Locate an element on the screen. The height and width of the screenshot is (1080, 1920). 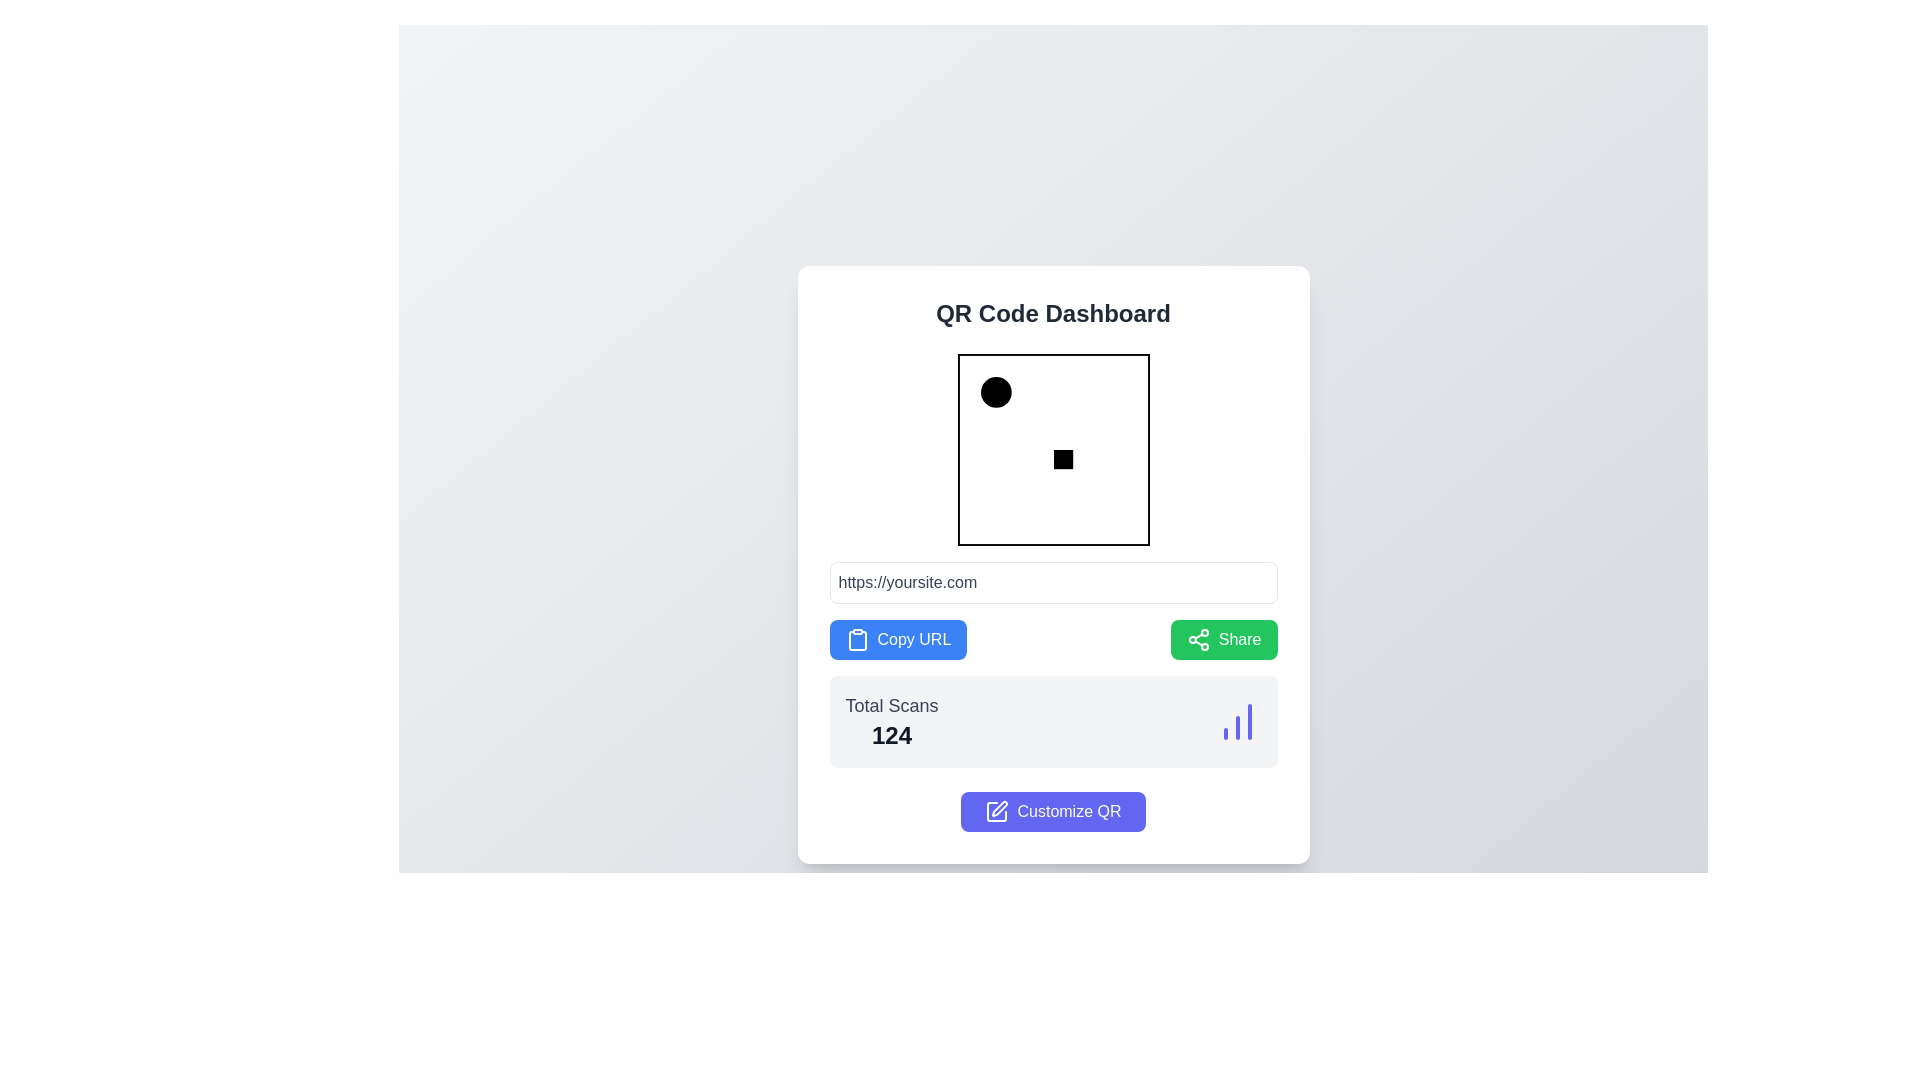
the Text Display element that shows the total scans completed, located beneath the 'Total Scans' label in the dashboard interface is located at coordinates (891, 736).